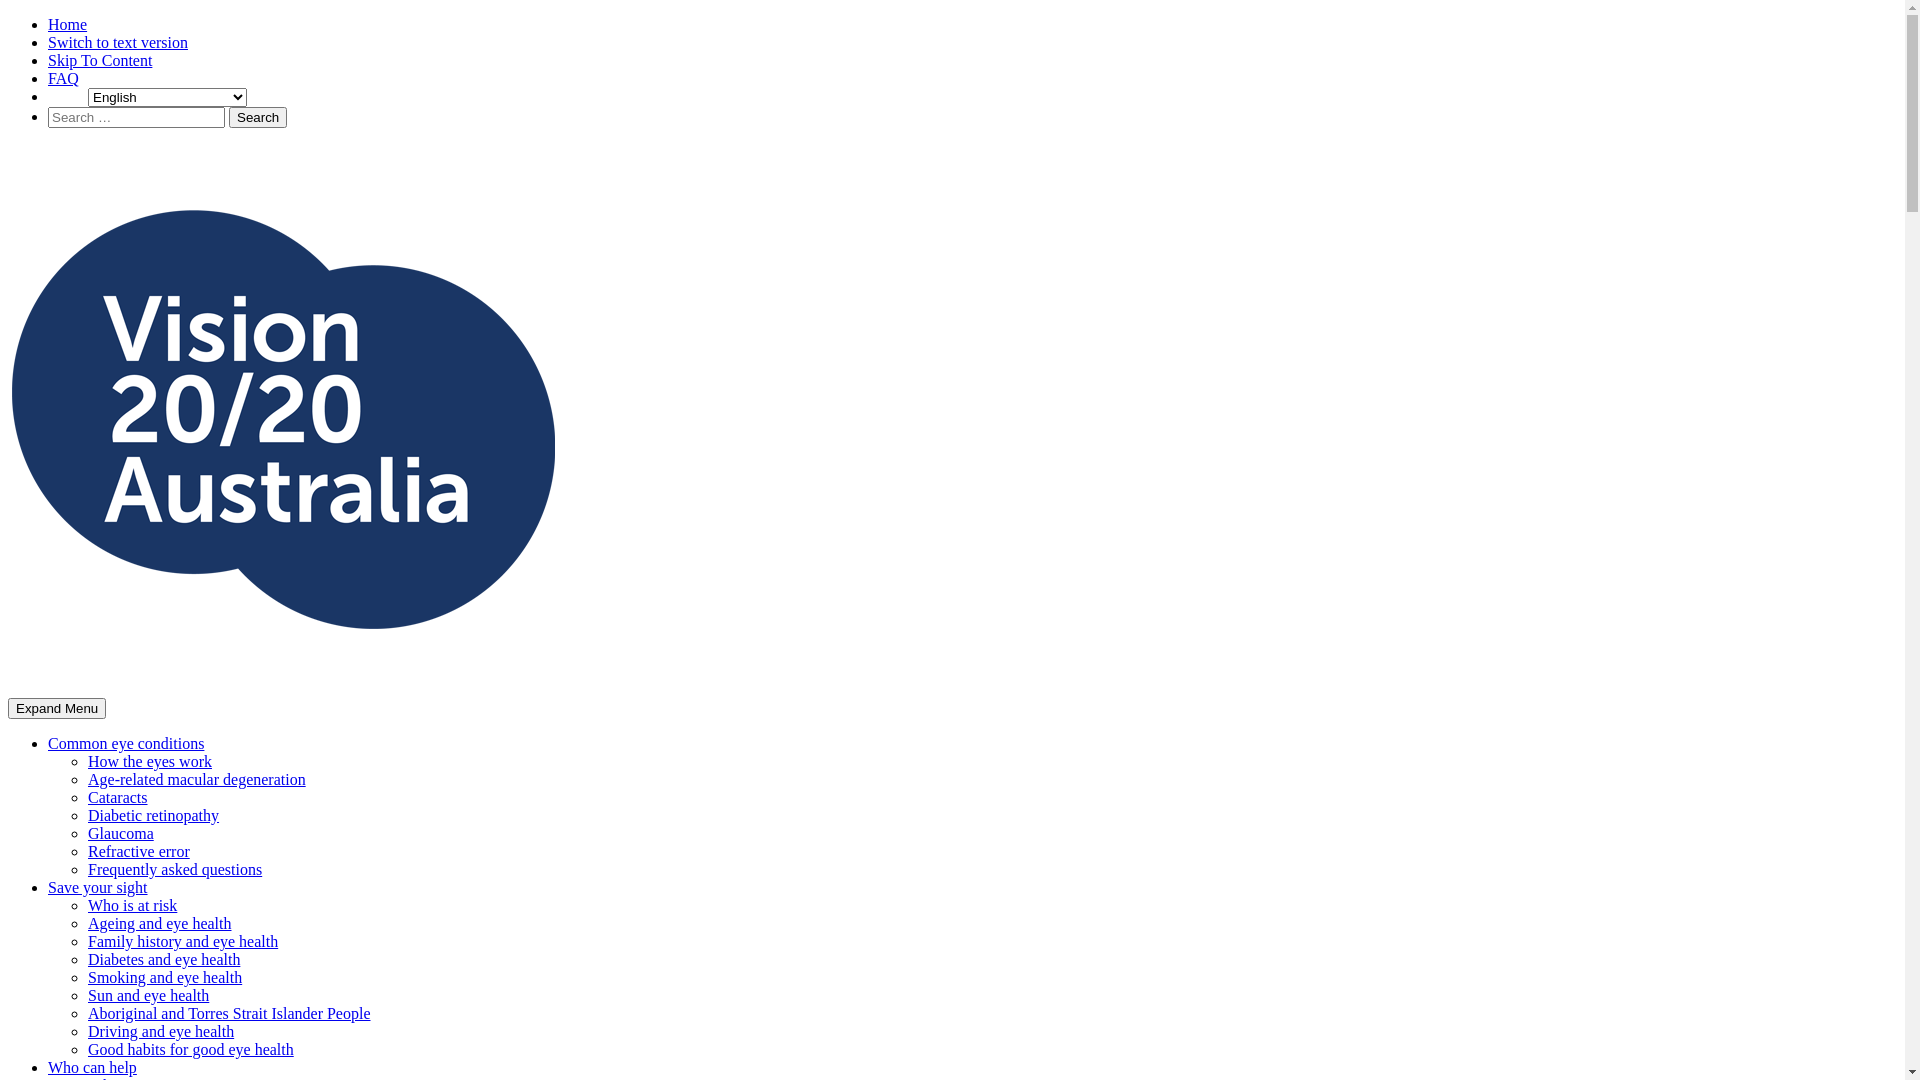 The image size is (1920, 1080). I want to click on 'Expand Menu', so click(8, 707).